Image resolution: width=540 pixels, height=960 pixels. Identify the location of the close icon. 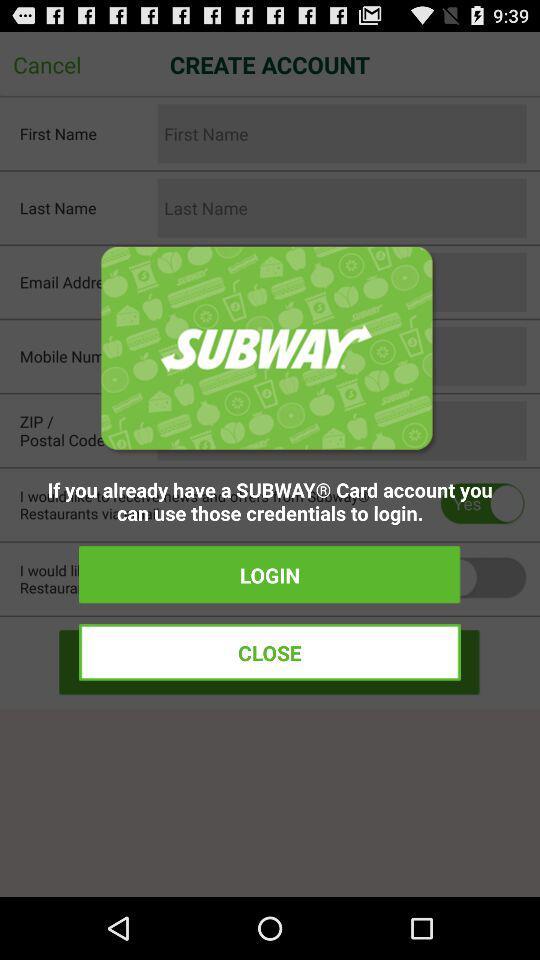
(270, 651).